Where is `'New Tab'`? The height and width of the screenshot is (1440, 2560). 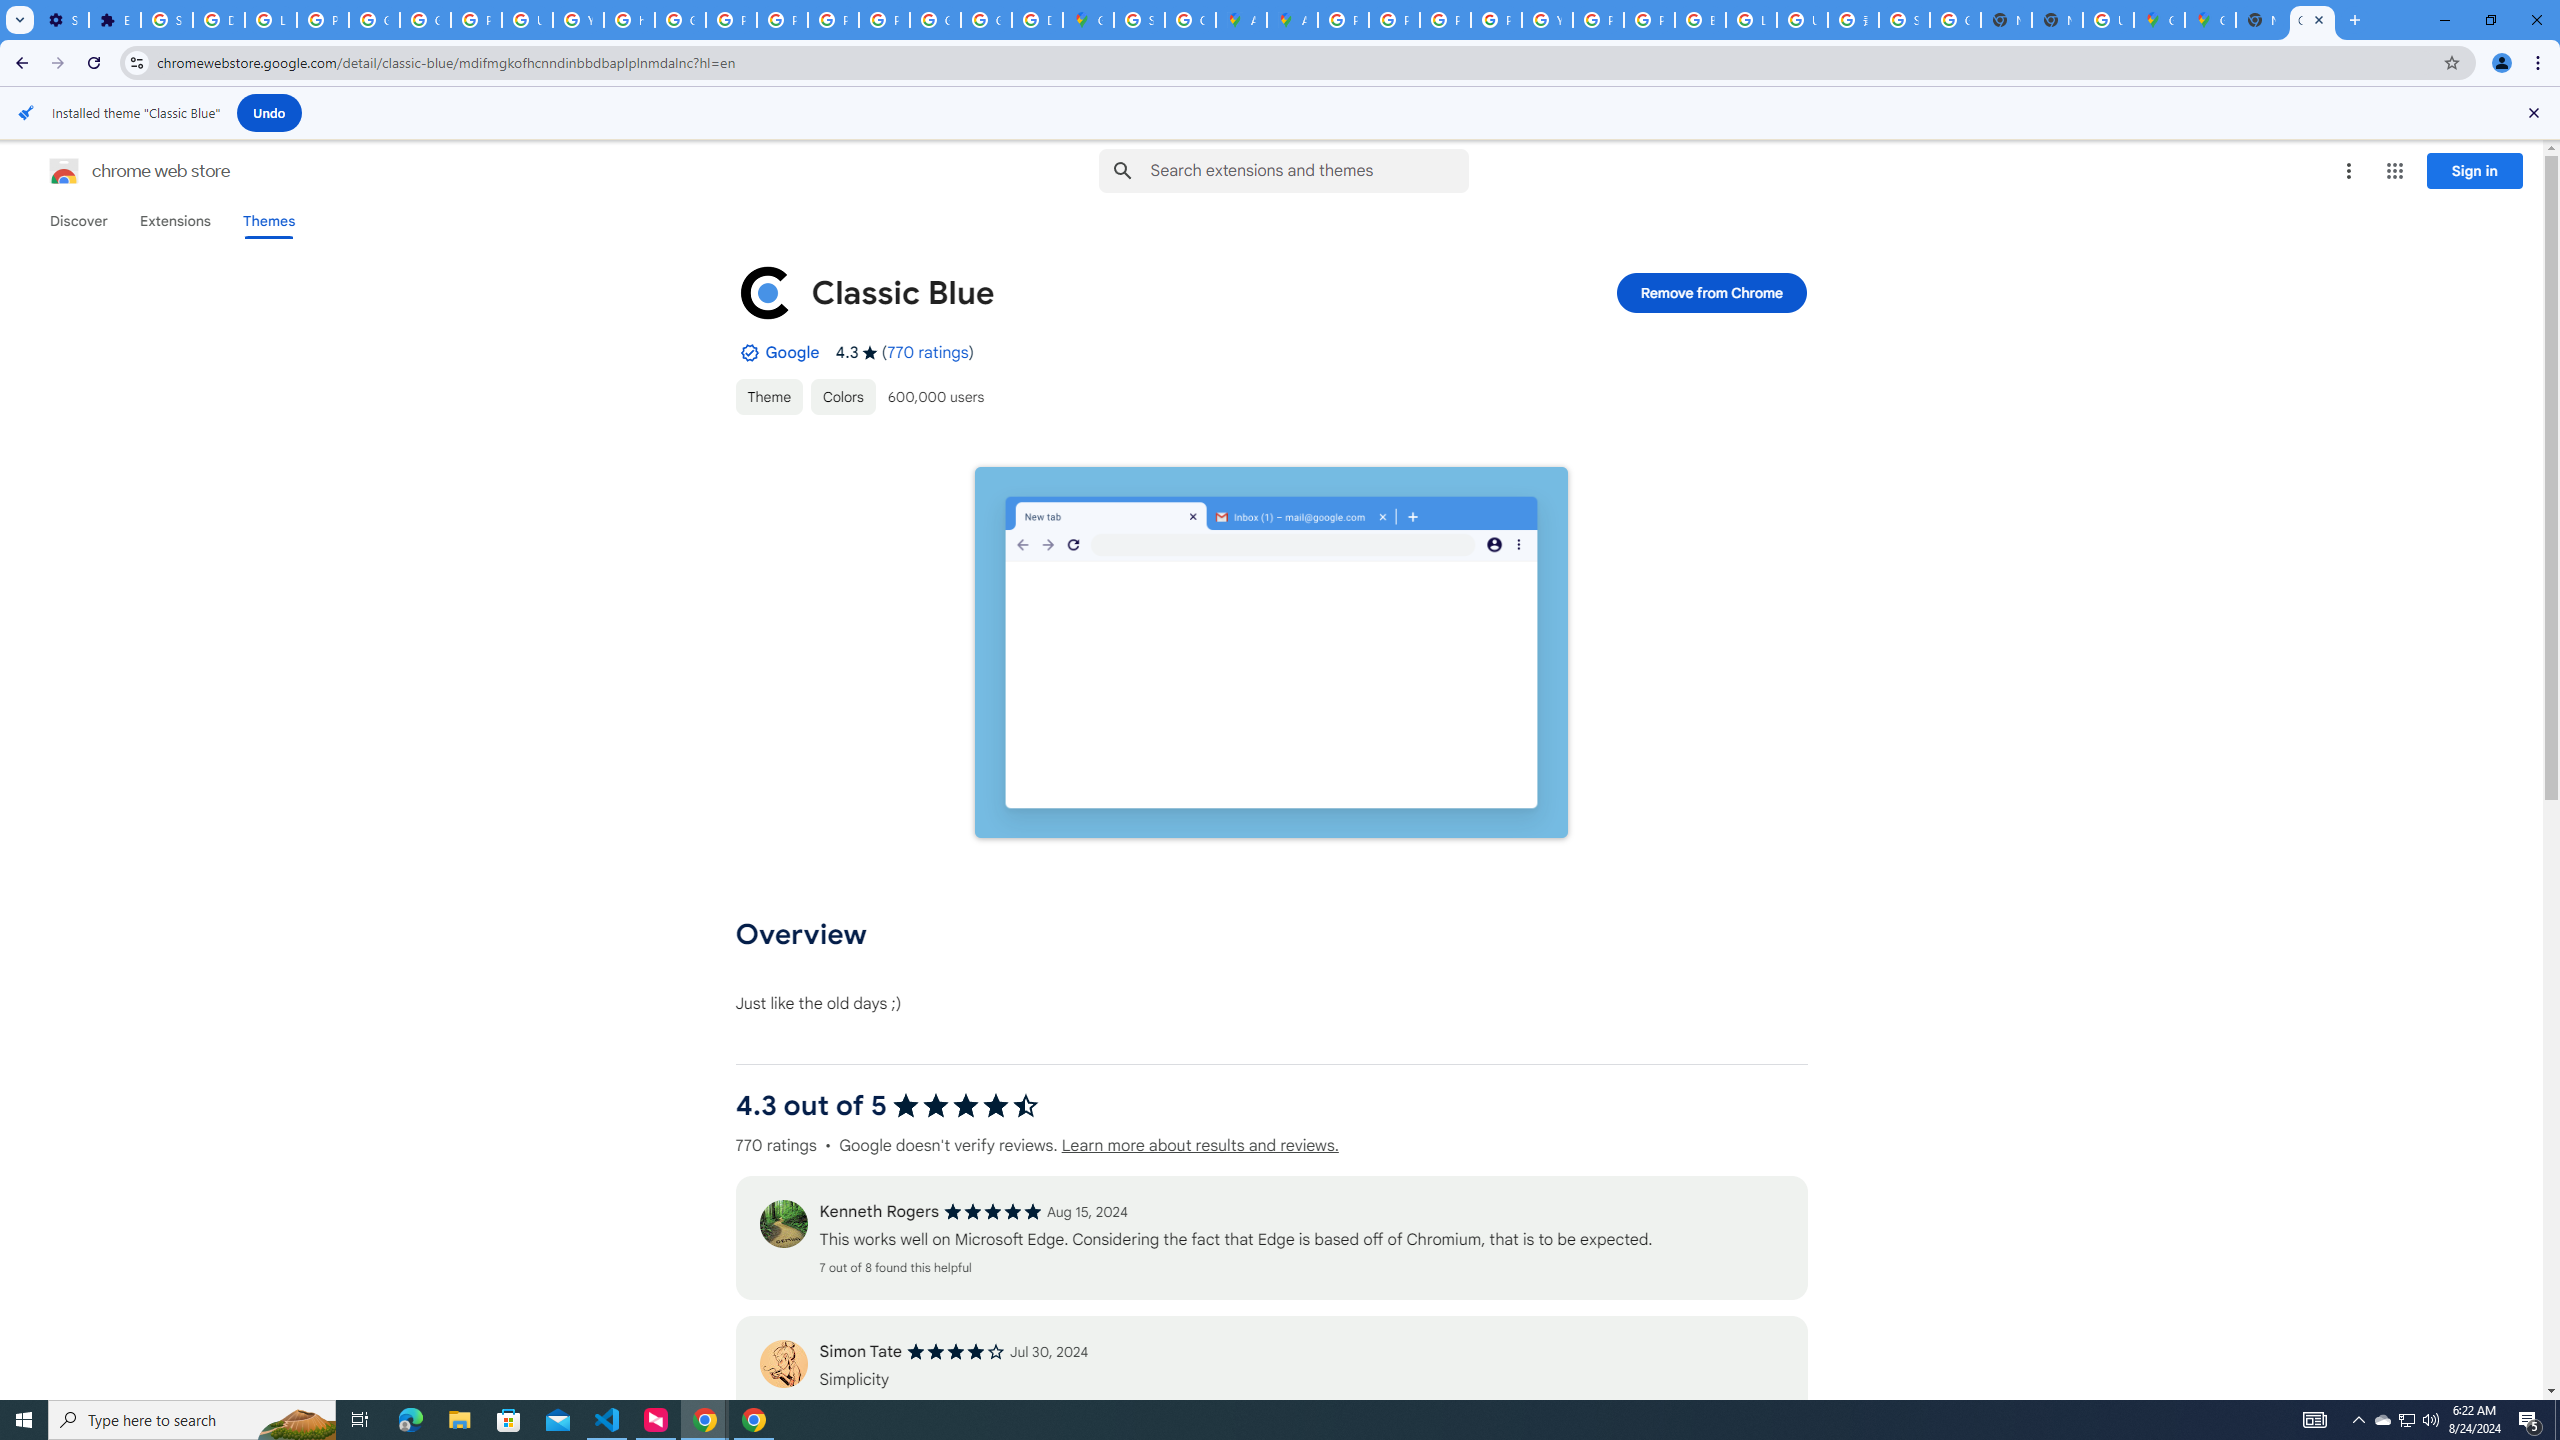 'New Tab' is located at coordinates (2261, 19).